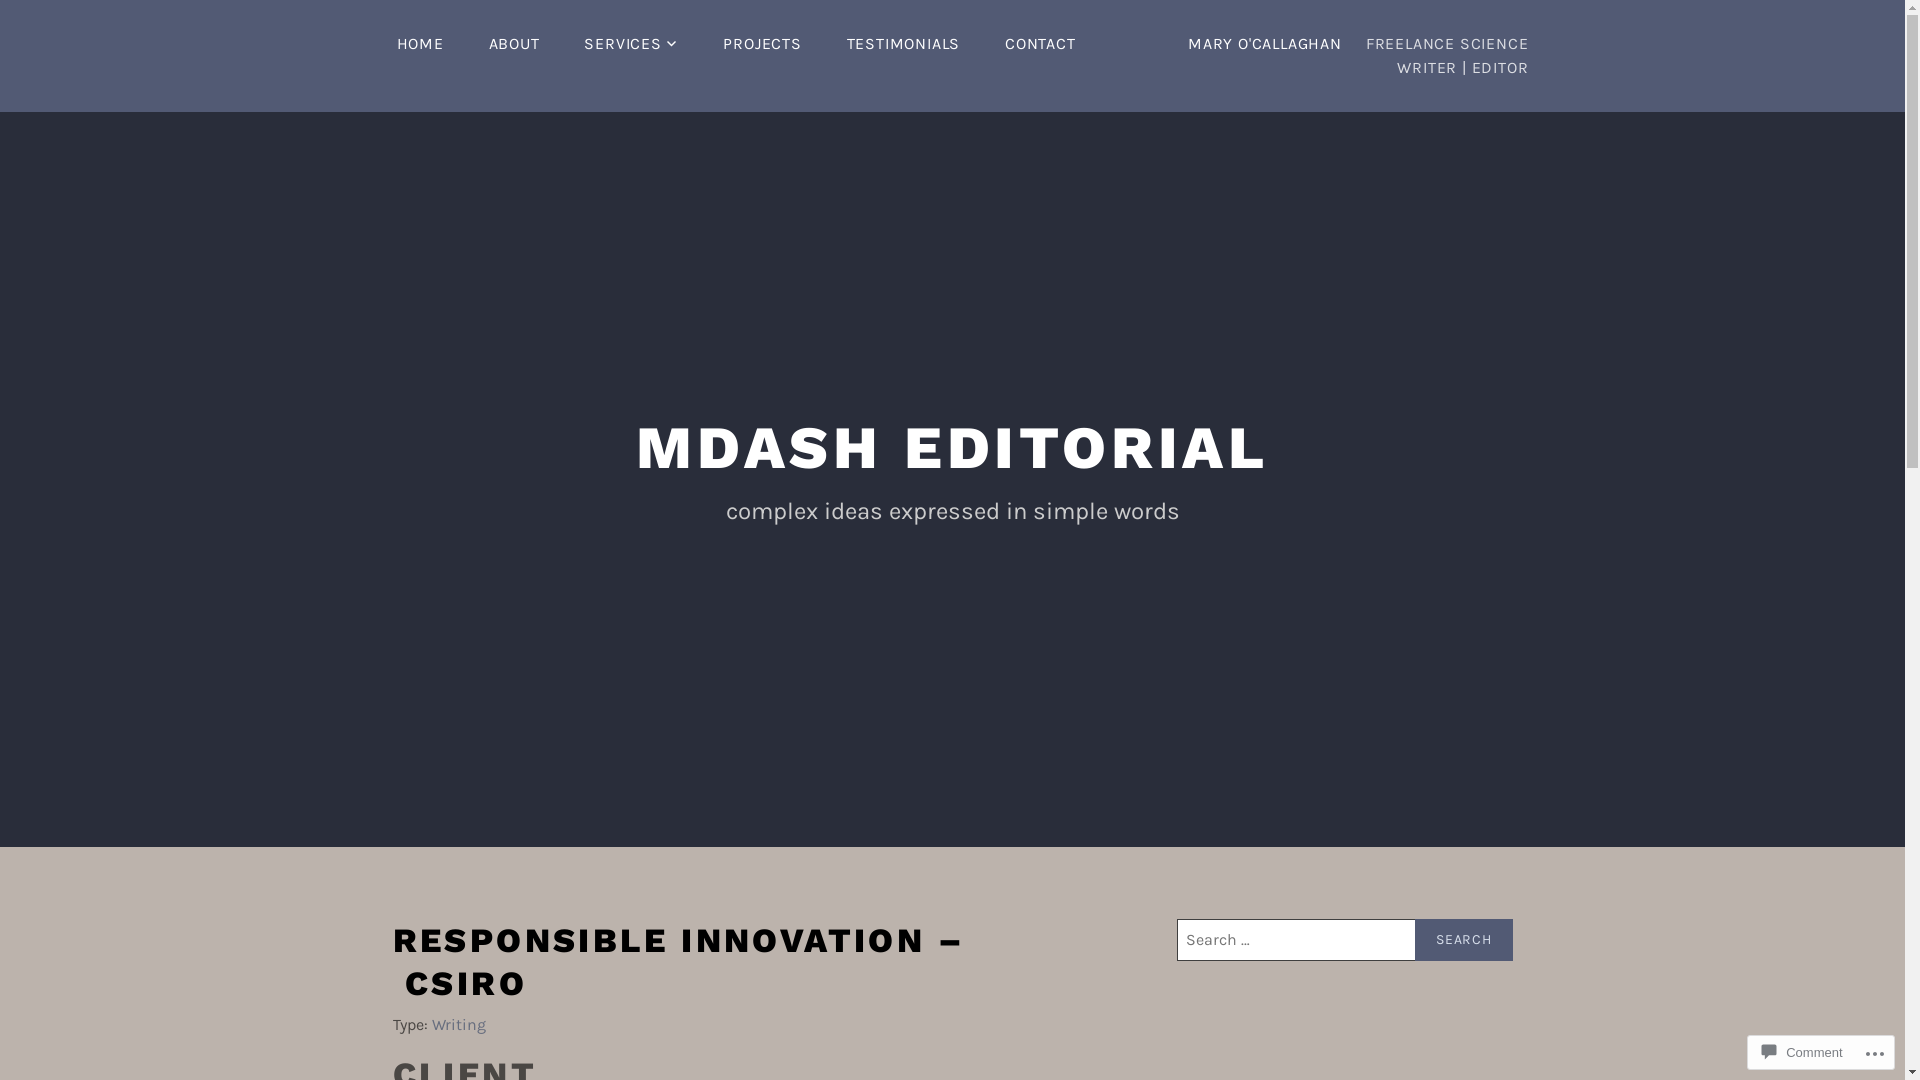 The width and height of the screenshot is (1920, 1080). I want to click on 'HOME', so click(418, 43).